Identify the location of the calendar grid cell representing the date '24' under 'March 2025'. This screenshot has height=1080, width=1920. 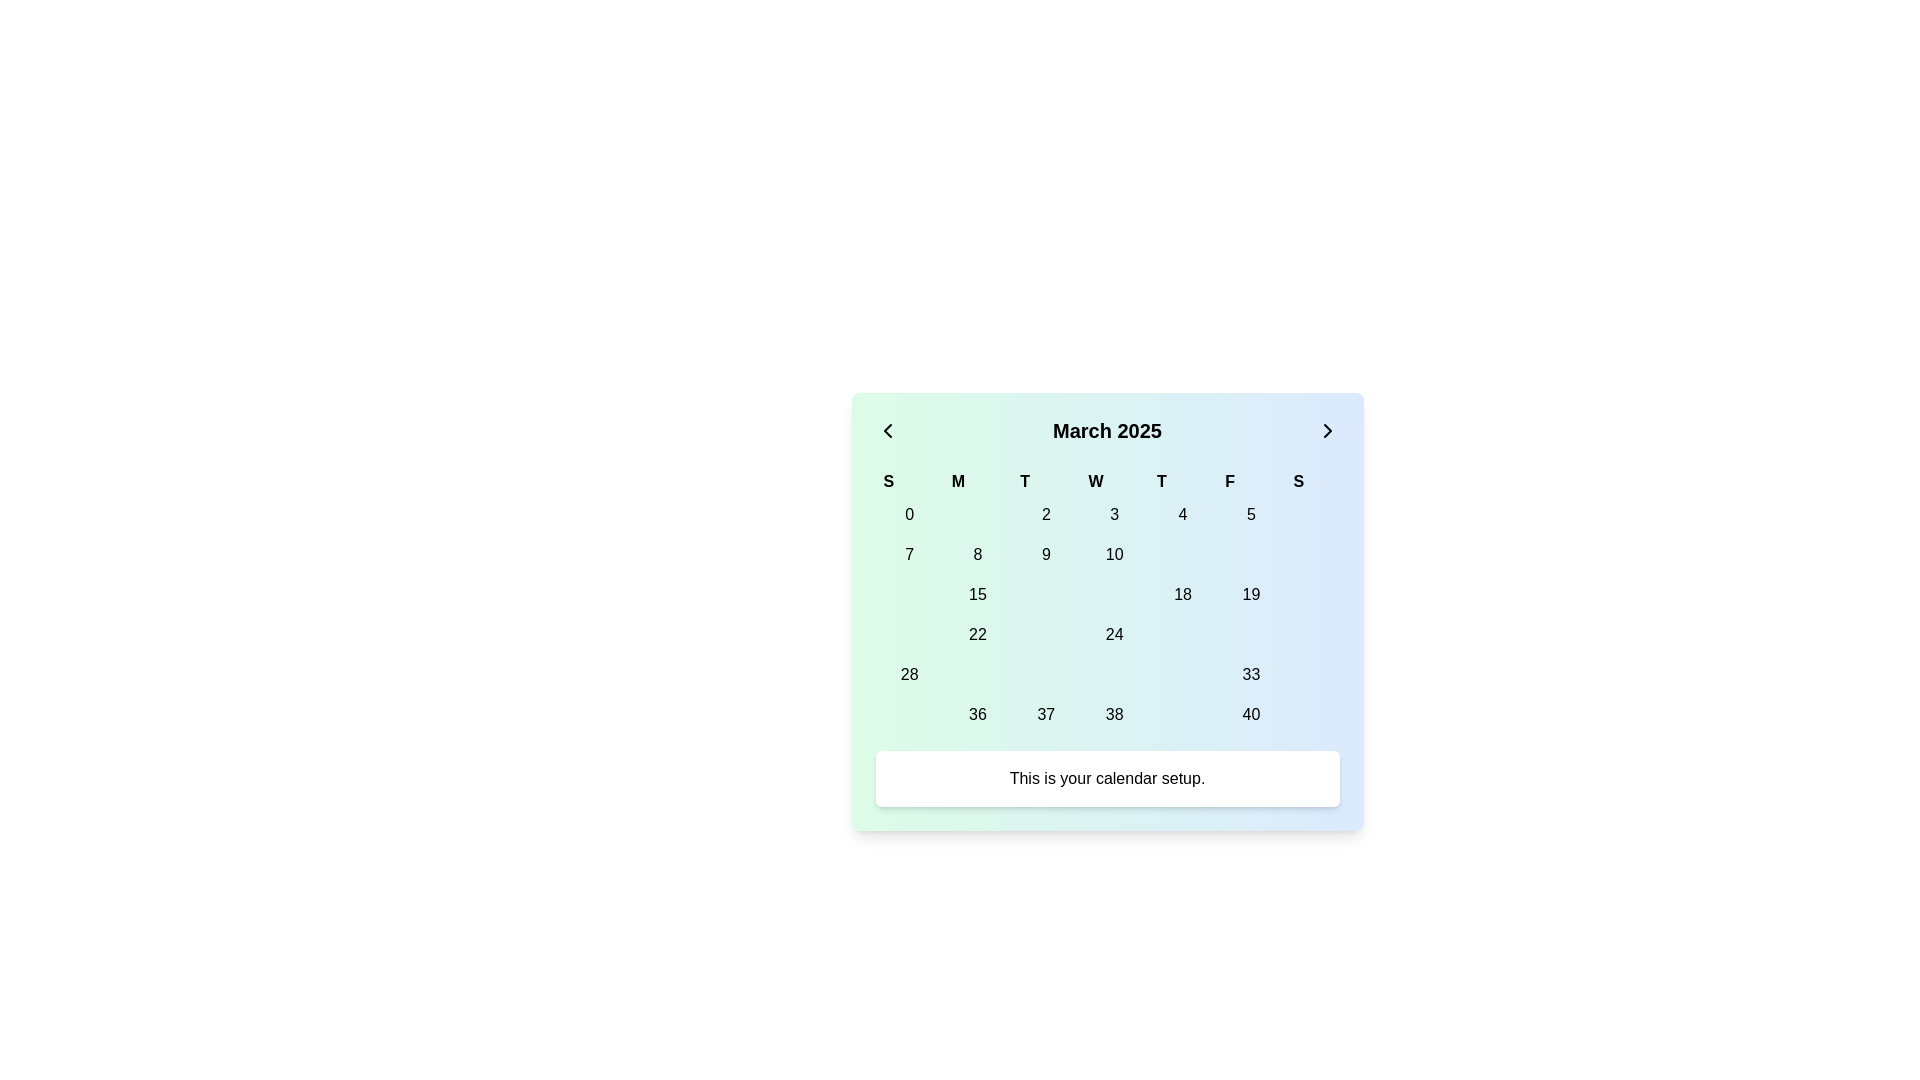
(1106, 613).